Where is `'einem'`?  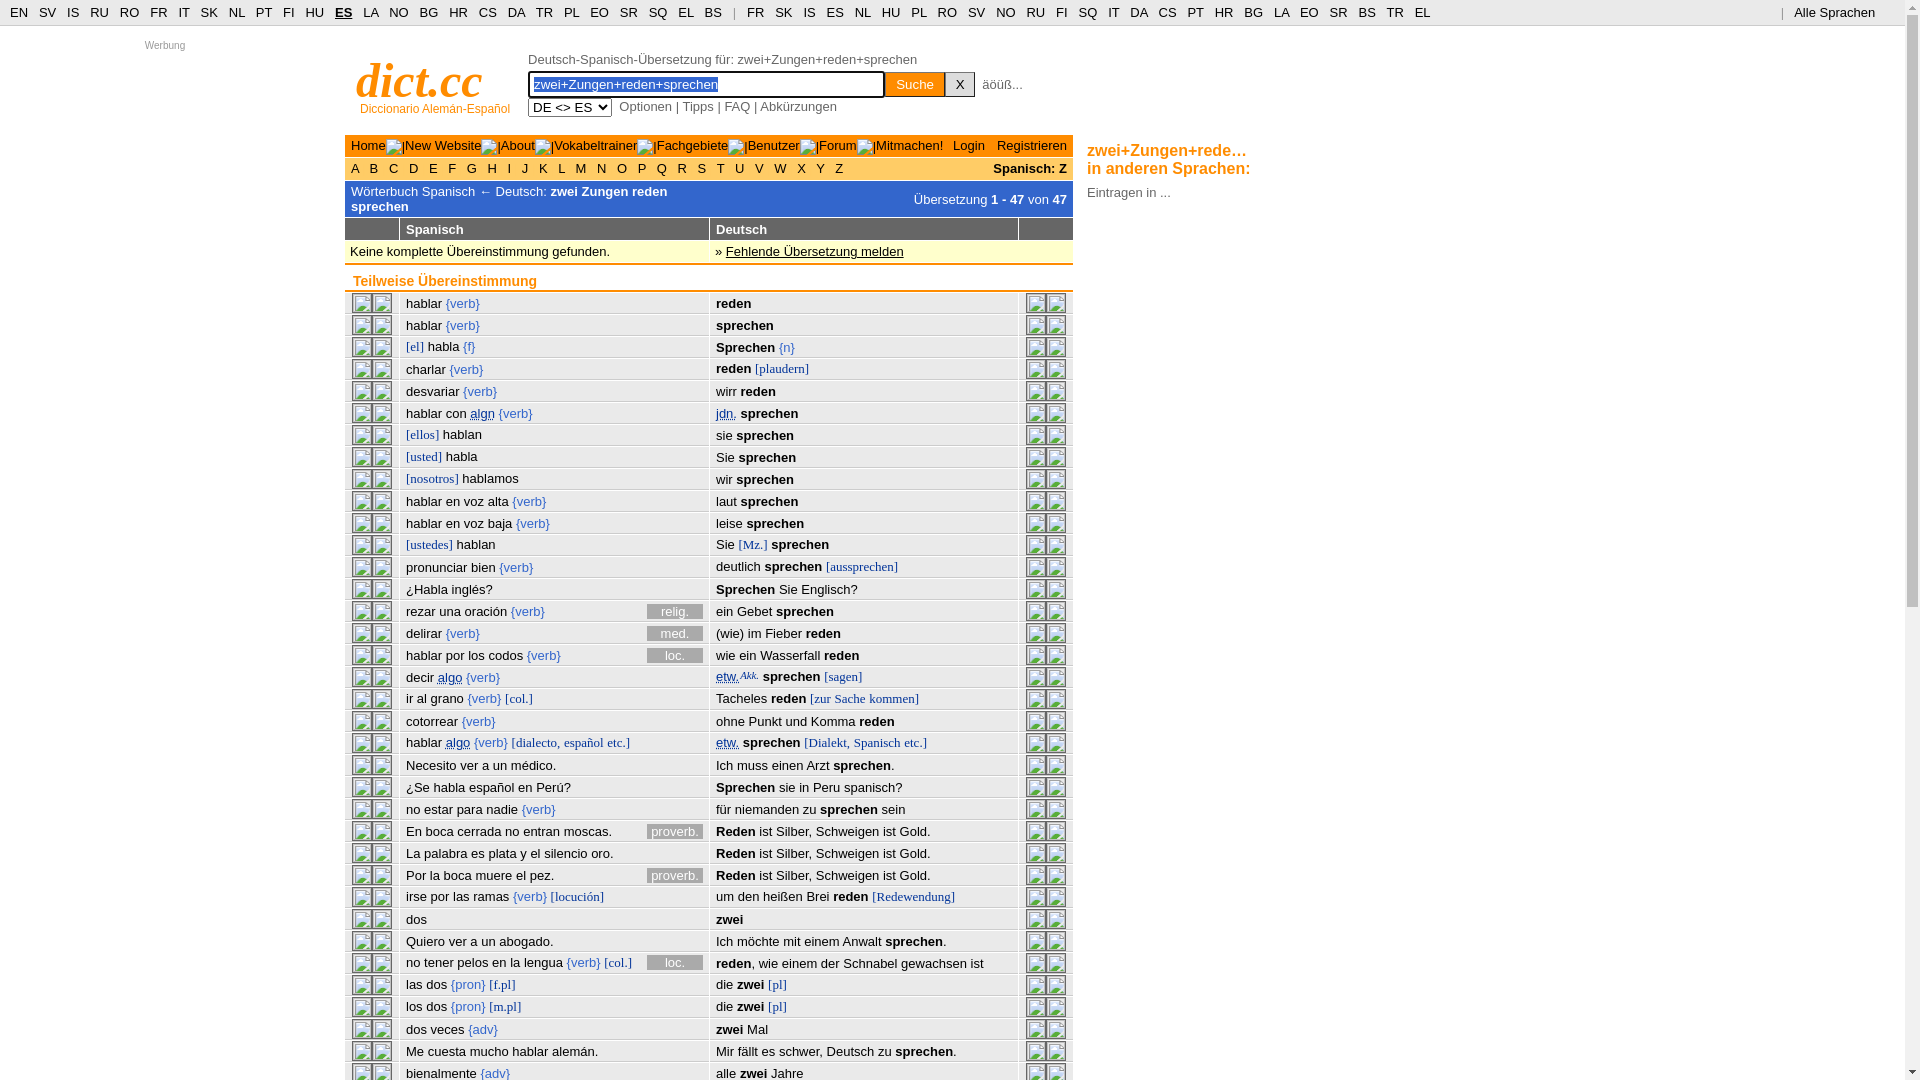 'einem' is located at coordinates (821, 941).